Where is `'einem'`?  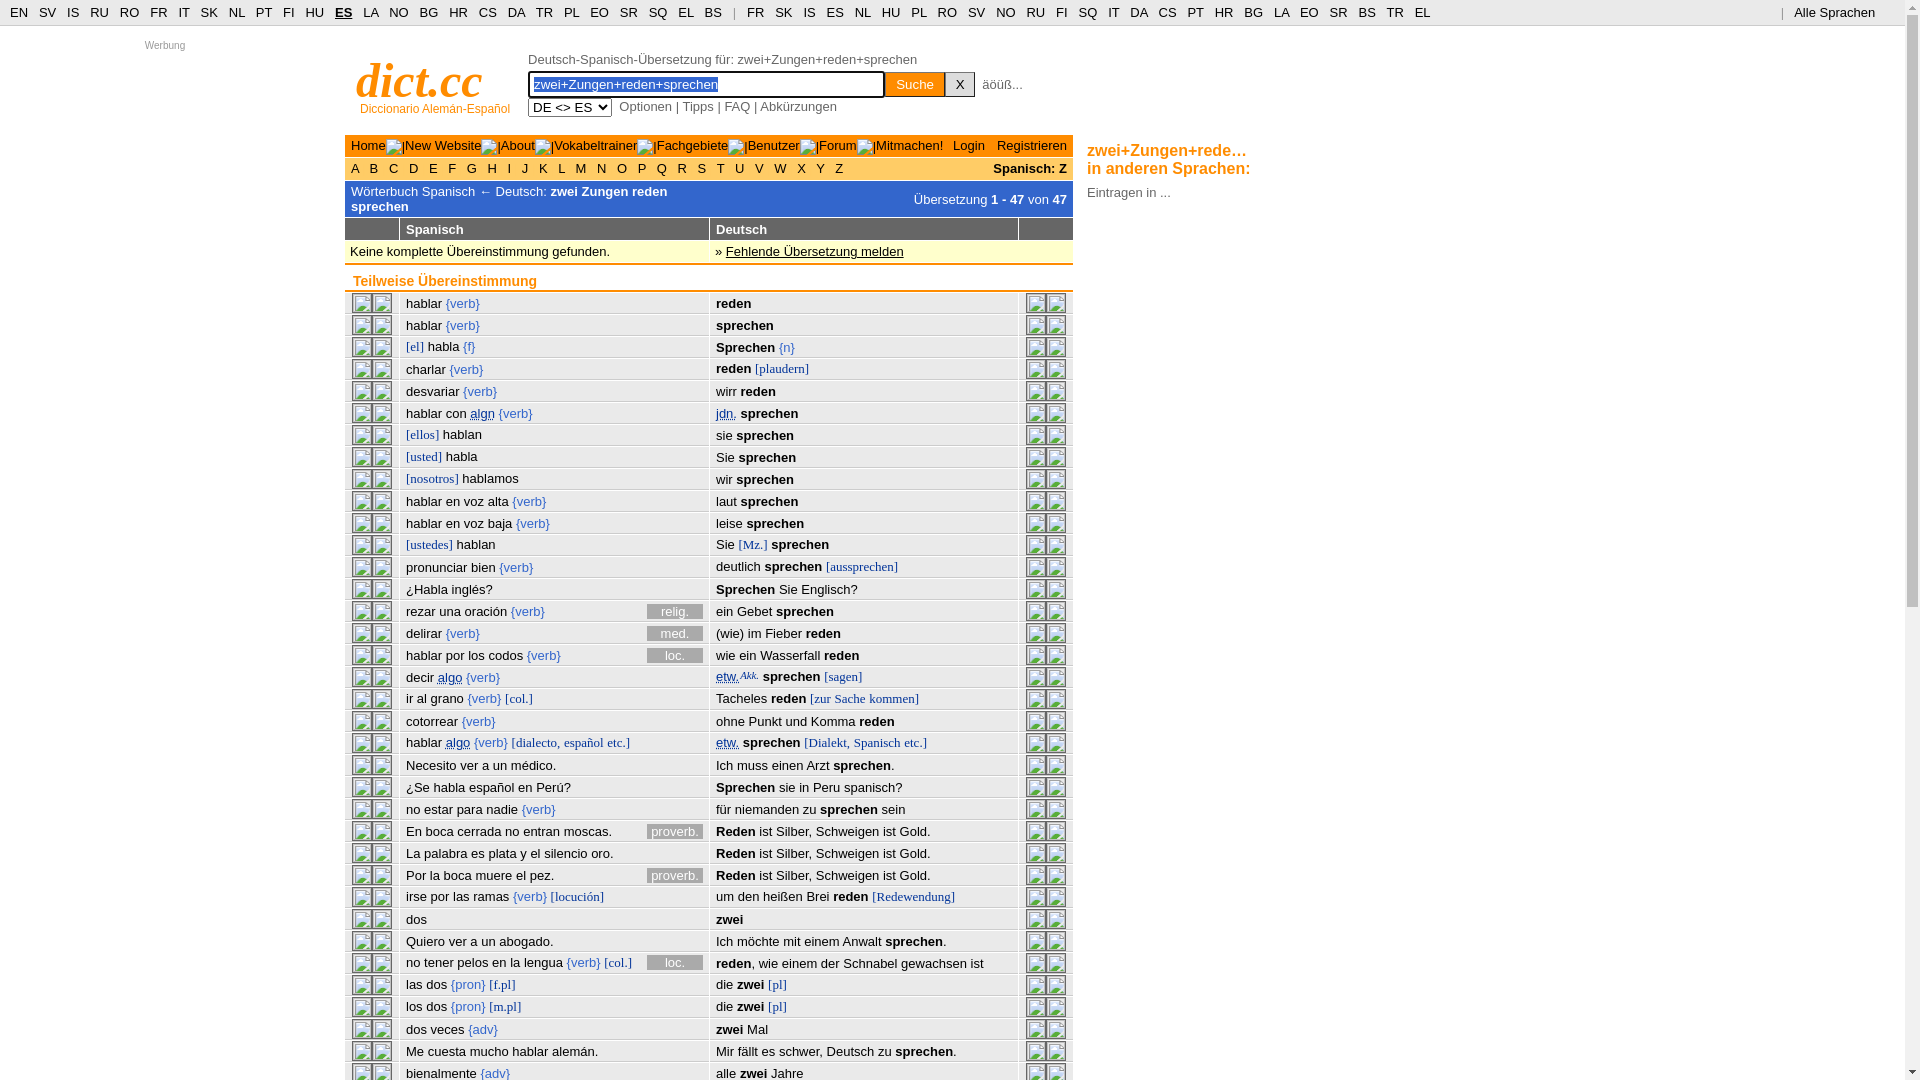 'einem' is located at coordinates (821, 941).